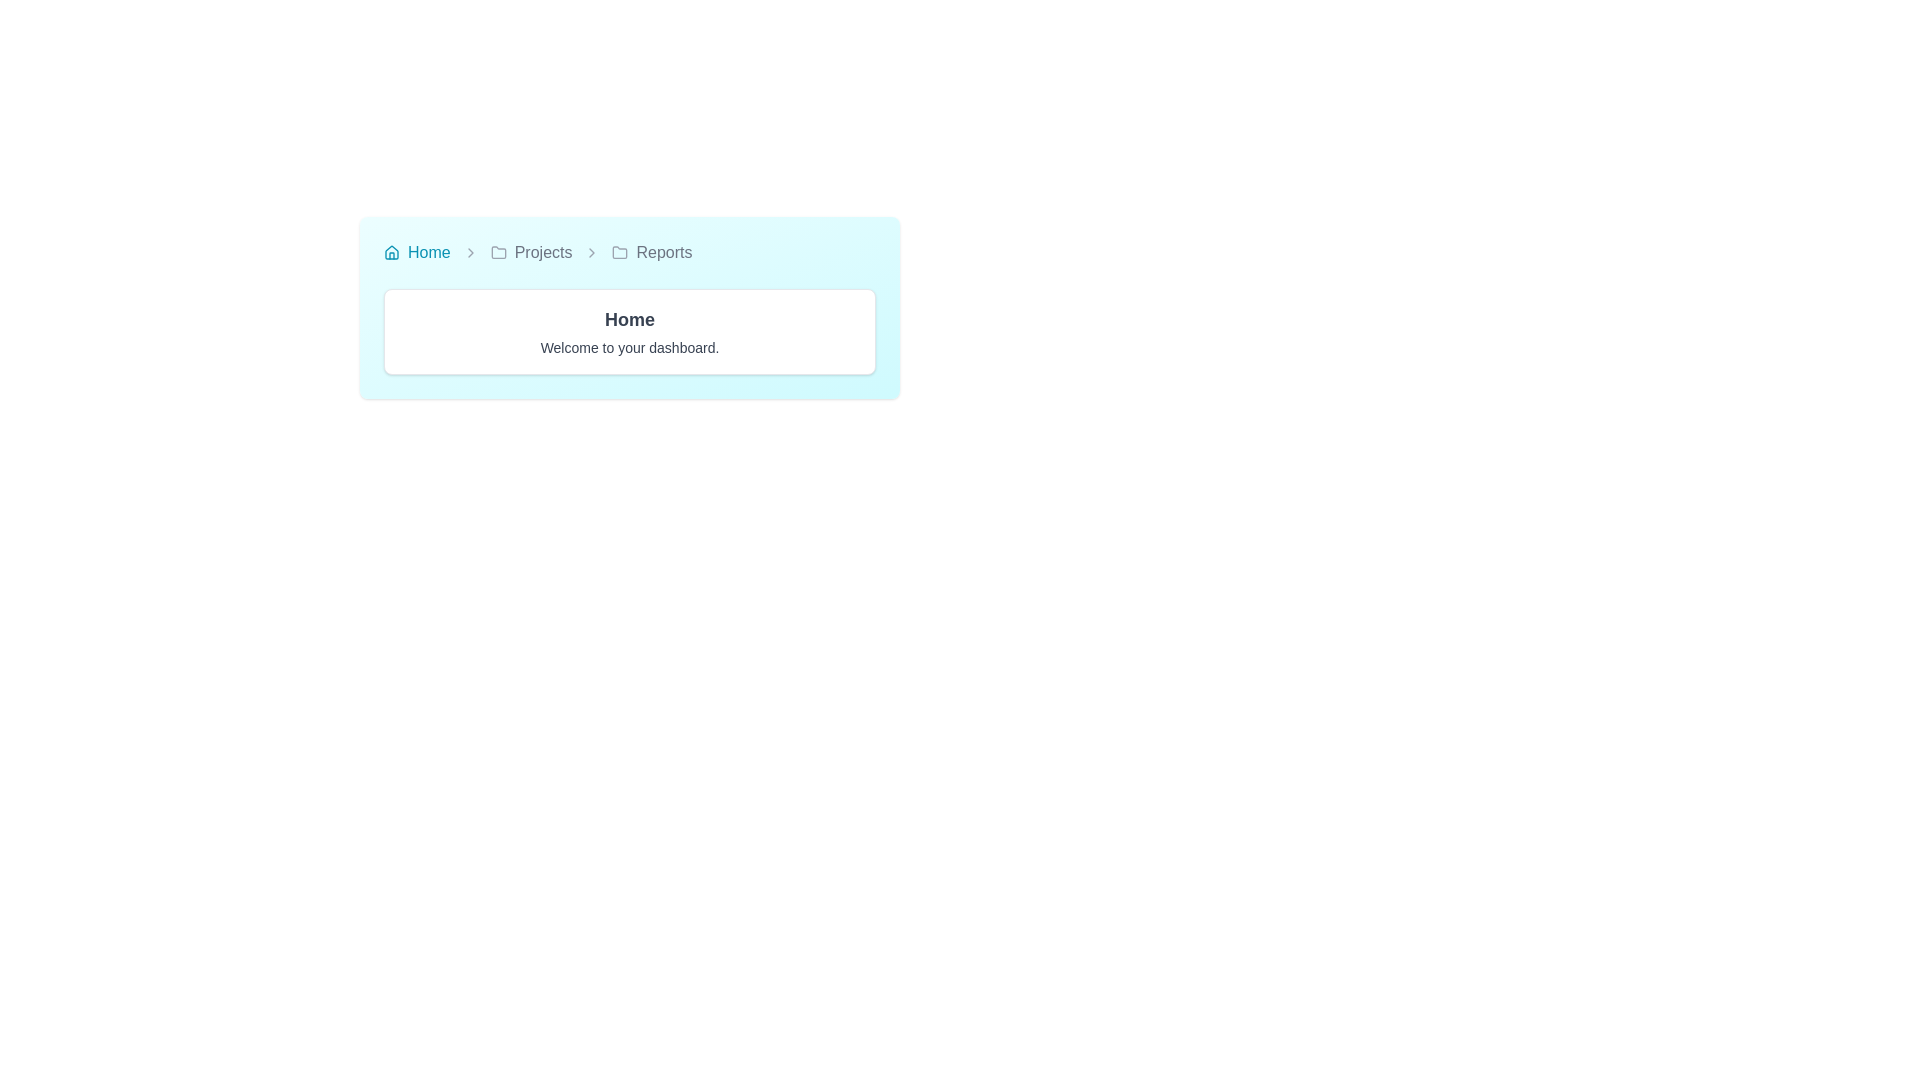 The image size is (1920, 1080). What do you see at coordinates (619, 251) in the screenshot?
I see `folder icon located in the breadcrumb navigation bar, which is styled in gray and positioned between the 'Home' and 'Reports' links` at bounding box center [619, 251].